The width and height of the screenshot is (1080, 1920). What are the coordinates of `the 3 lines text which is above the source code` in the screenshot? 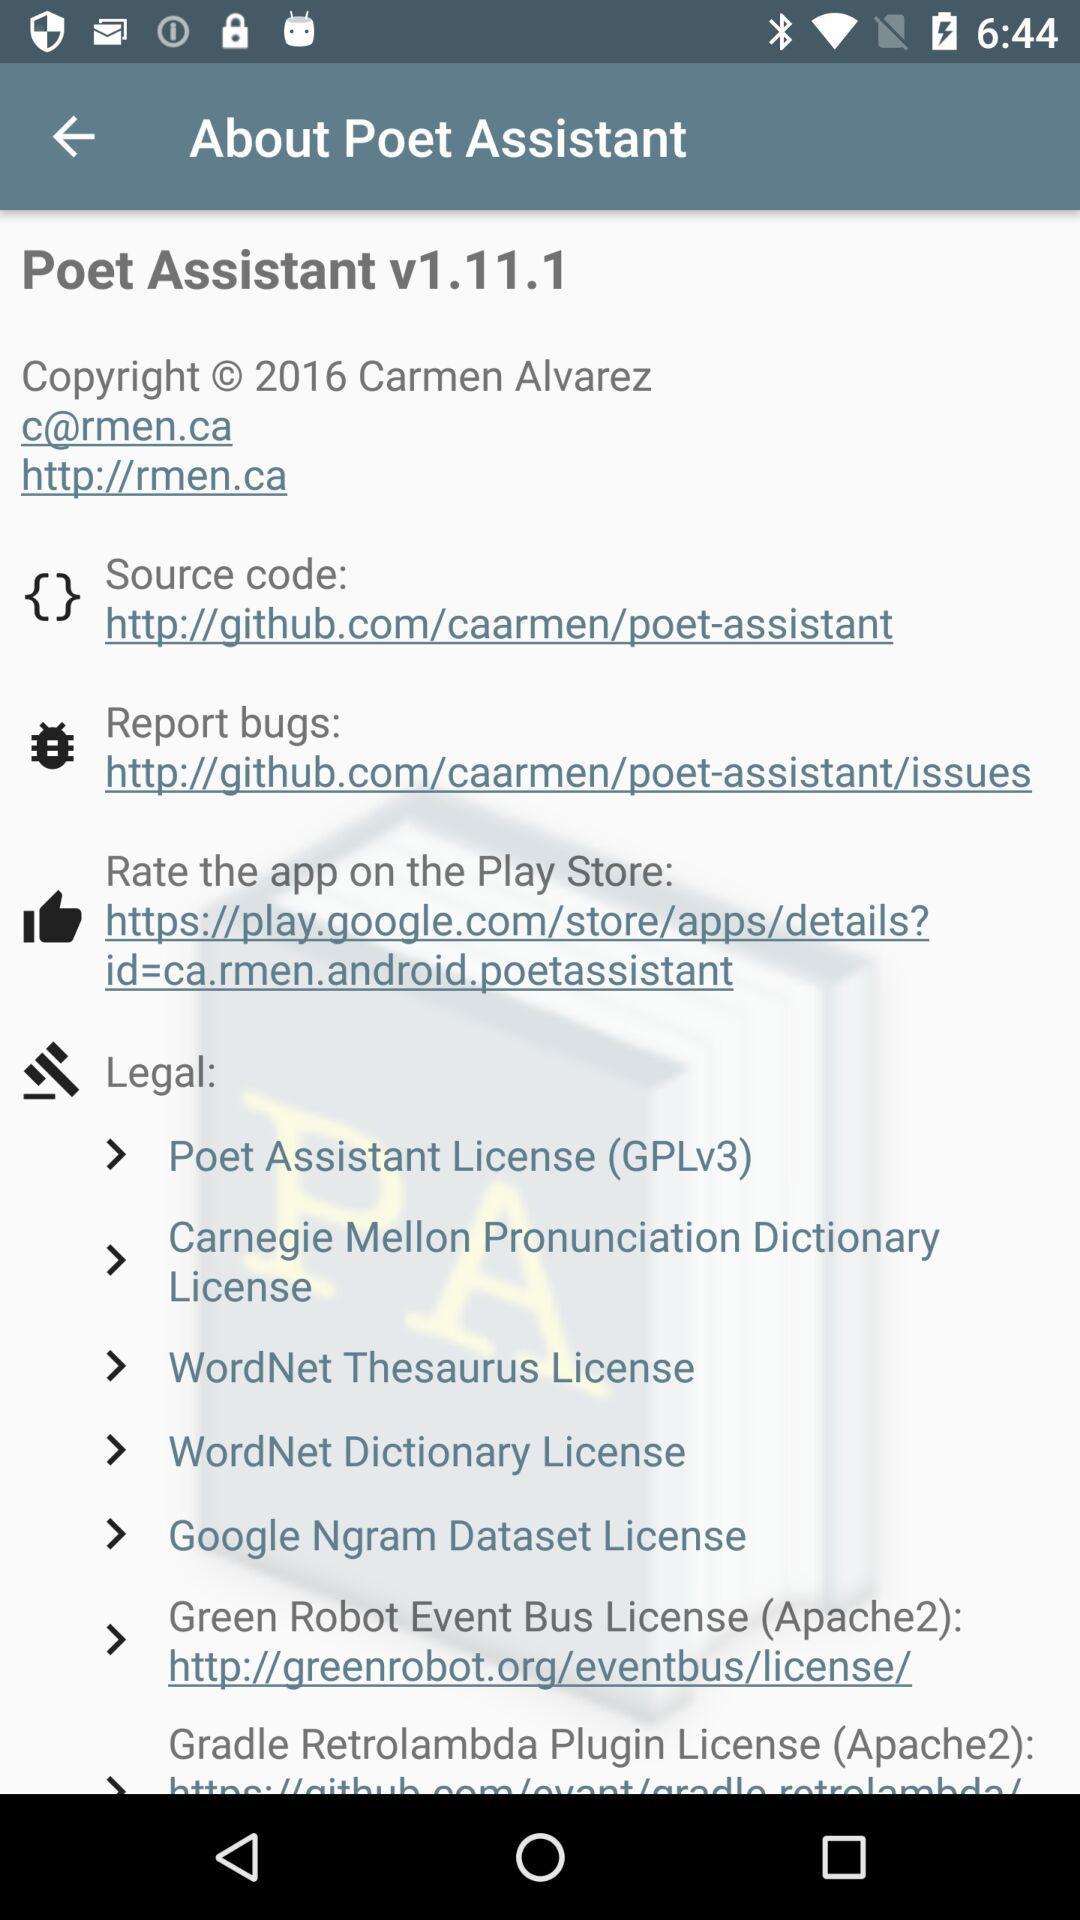 It's located at (342, 422).